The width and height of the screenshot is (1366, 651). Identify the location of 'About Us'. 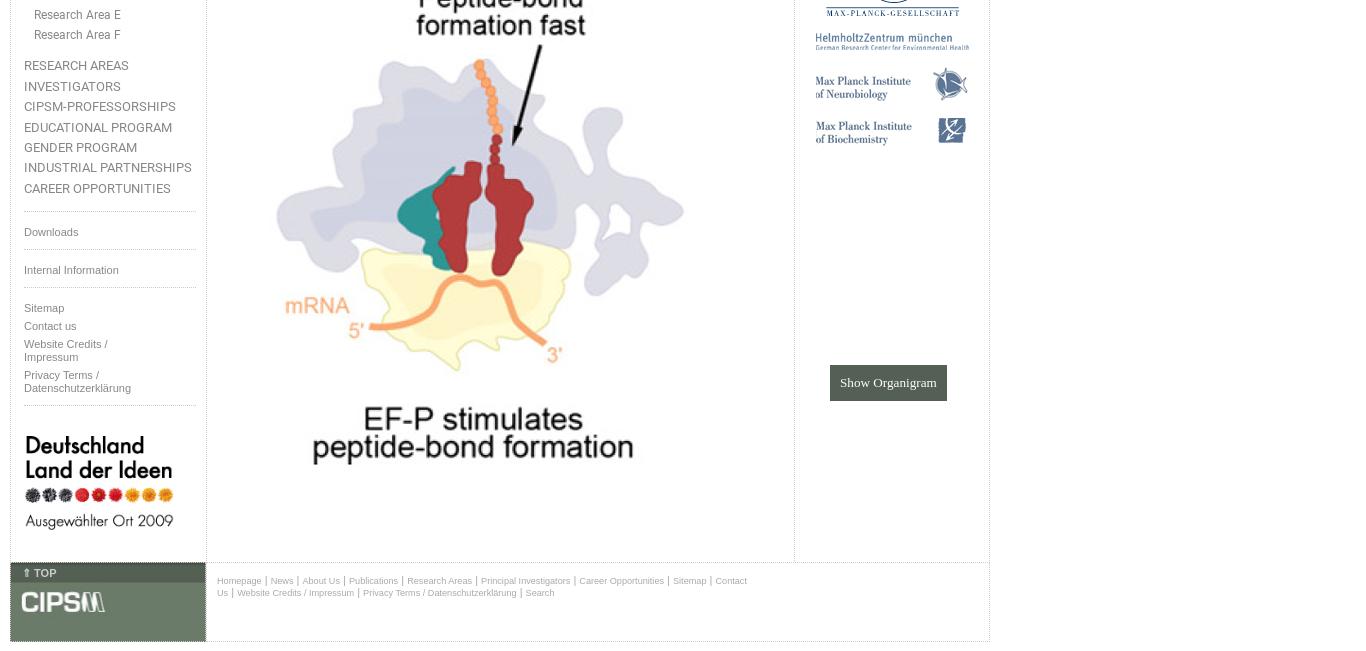
(302, 580).